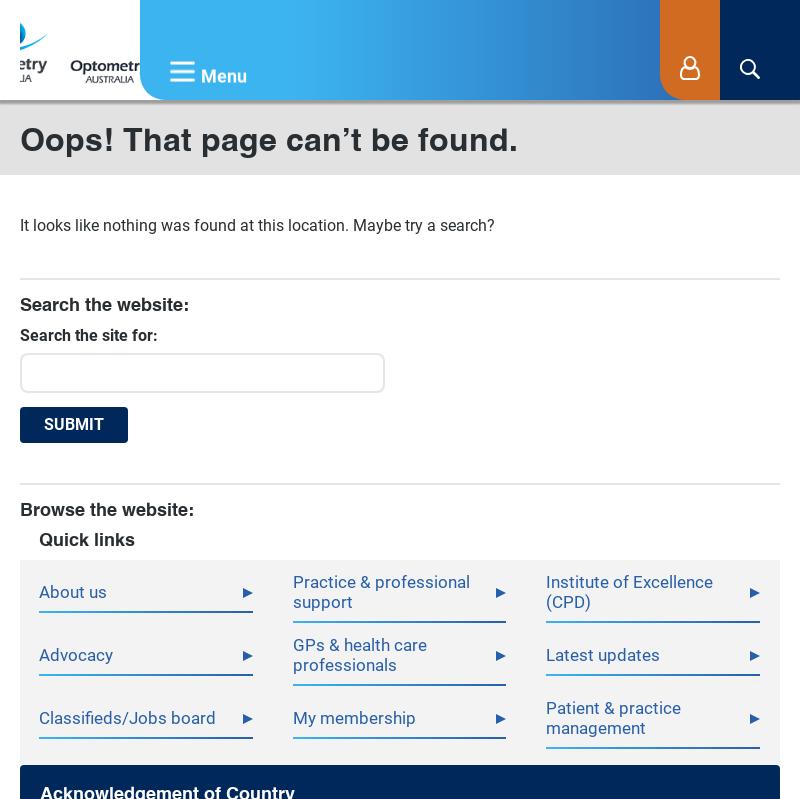  Describe the element at coordinates (103, 303) in the screenshot. I see `'Search the website:'` at that location.